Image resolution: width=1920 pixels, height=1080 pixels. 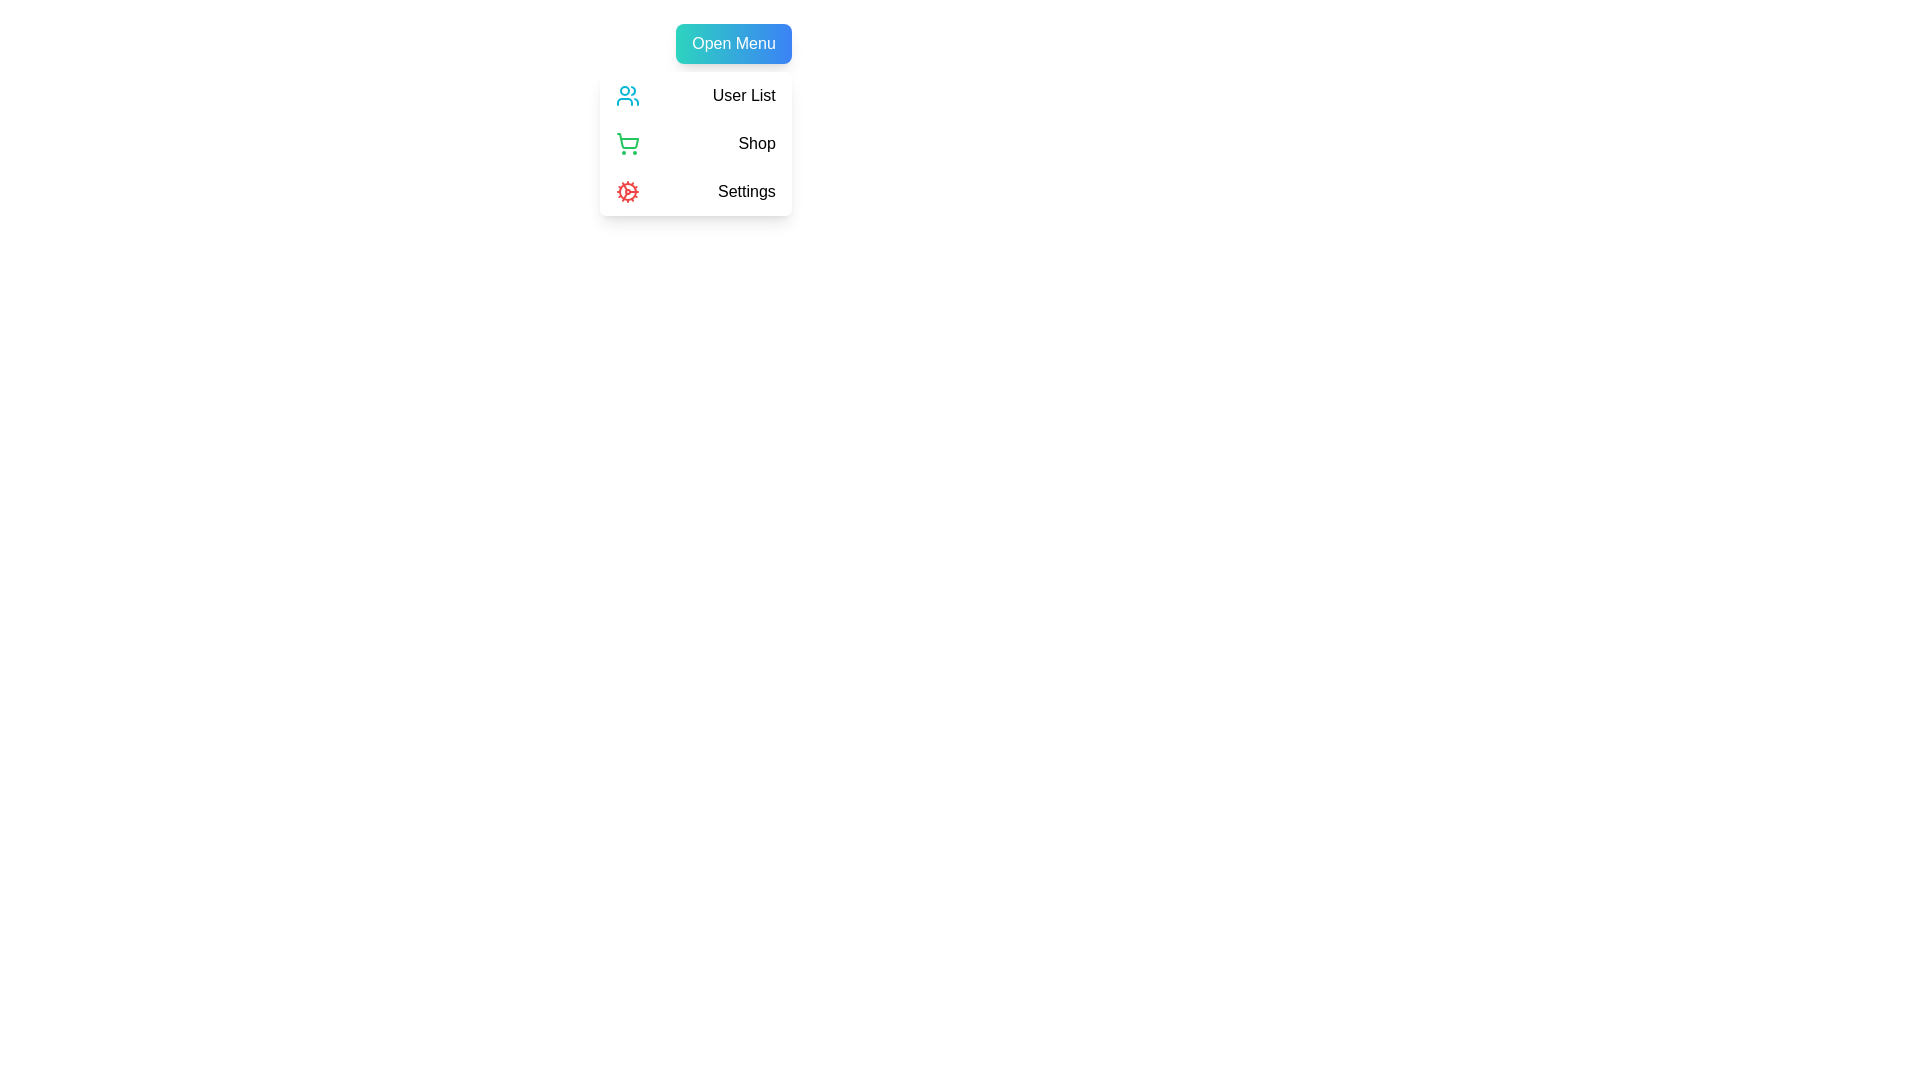 What do you see at coordinates (695, 142) in the screenshot?
I see `the 'Shop' option in the menu` at bounding box center [695, 142].